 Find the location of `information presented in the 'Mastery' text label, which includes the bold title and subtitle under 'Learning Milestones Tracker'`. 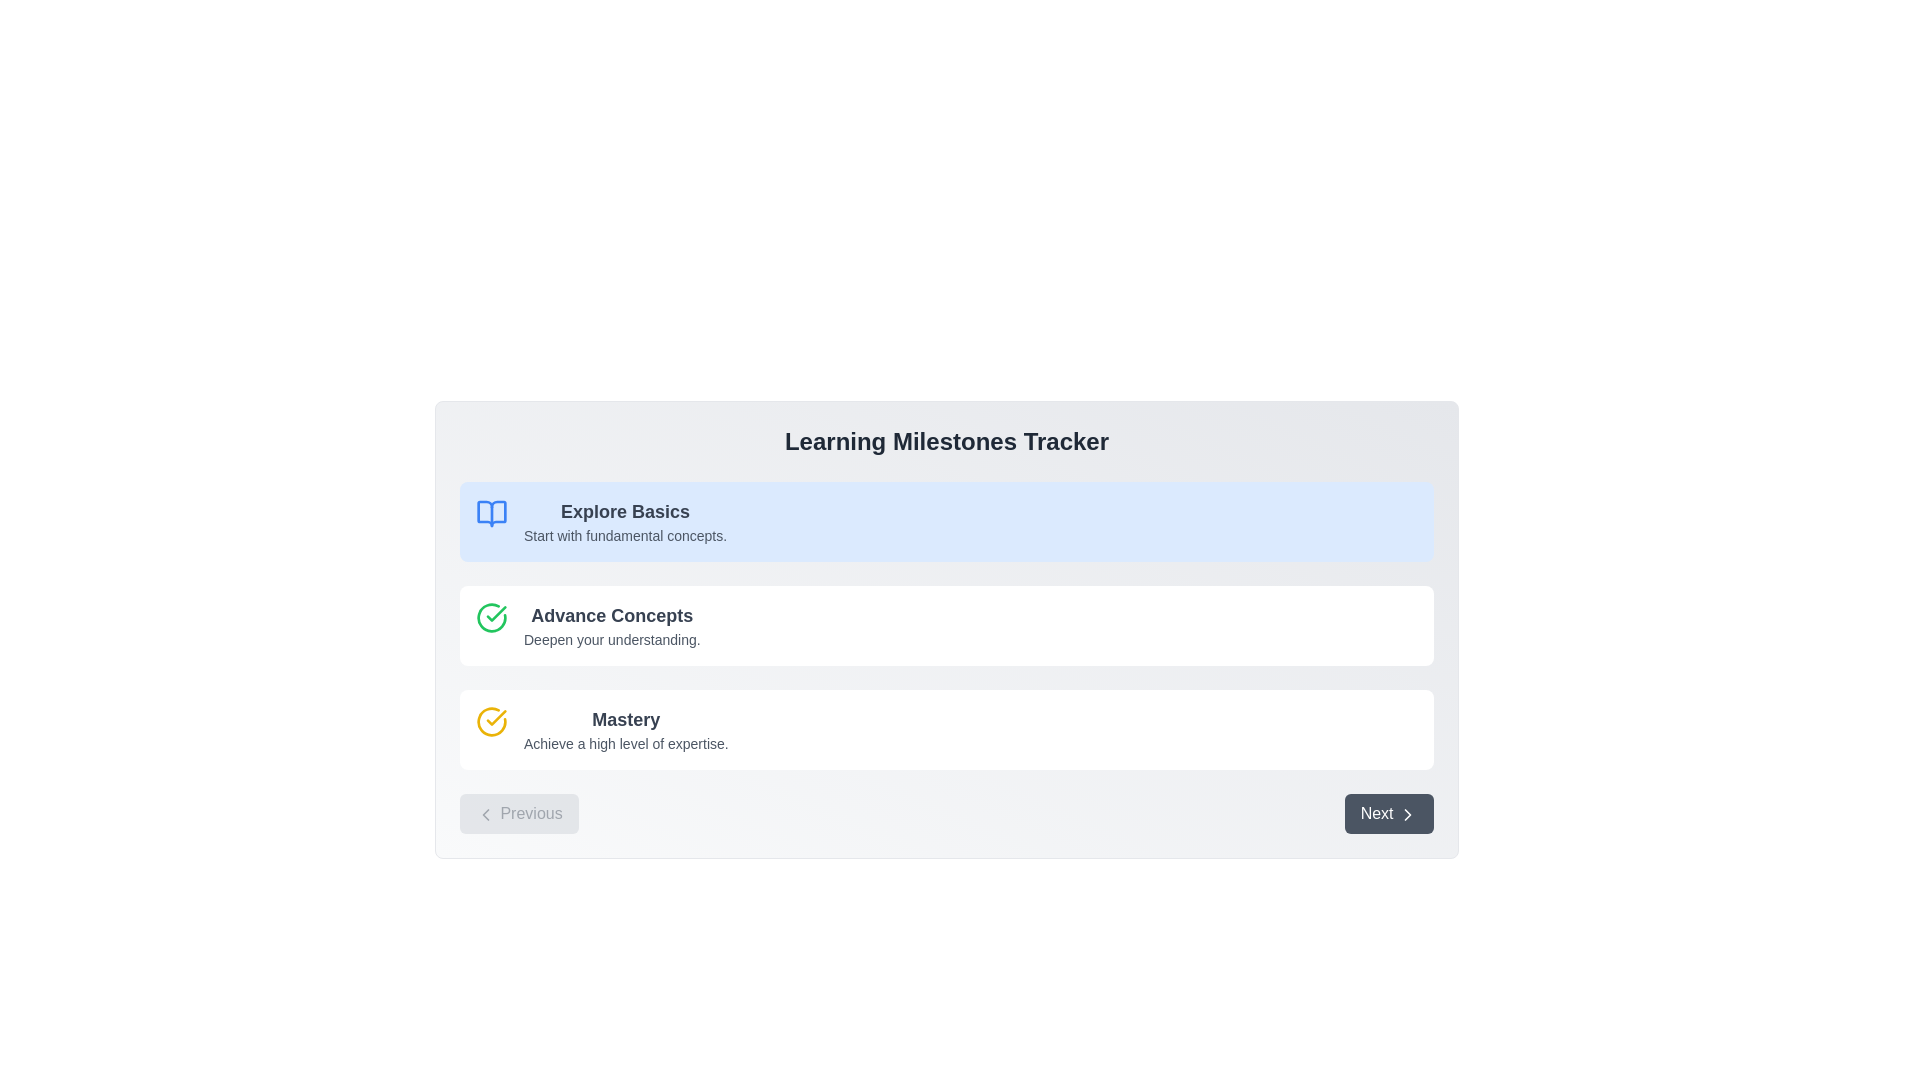

information presented in the 'Mastery' text label, which includes the bold title and subtitle under 'Learning Milestones Tracker' is located at coordinates (625, 729).